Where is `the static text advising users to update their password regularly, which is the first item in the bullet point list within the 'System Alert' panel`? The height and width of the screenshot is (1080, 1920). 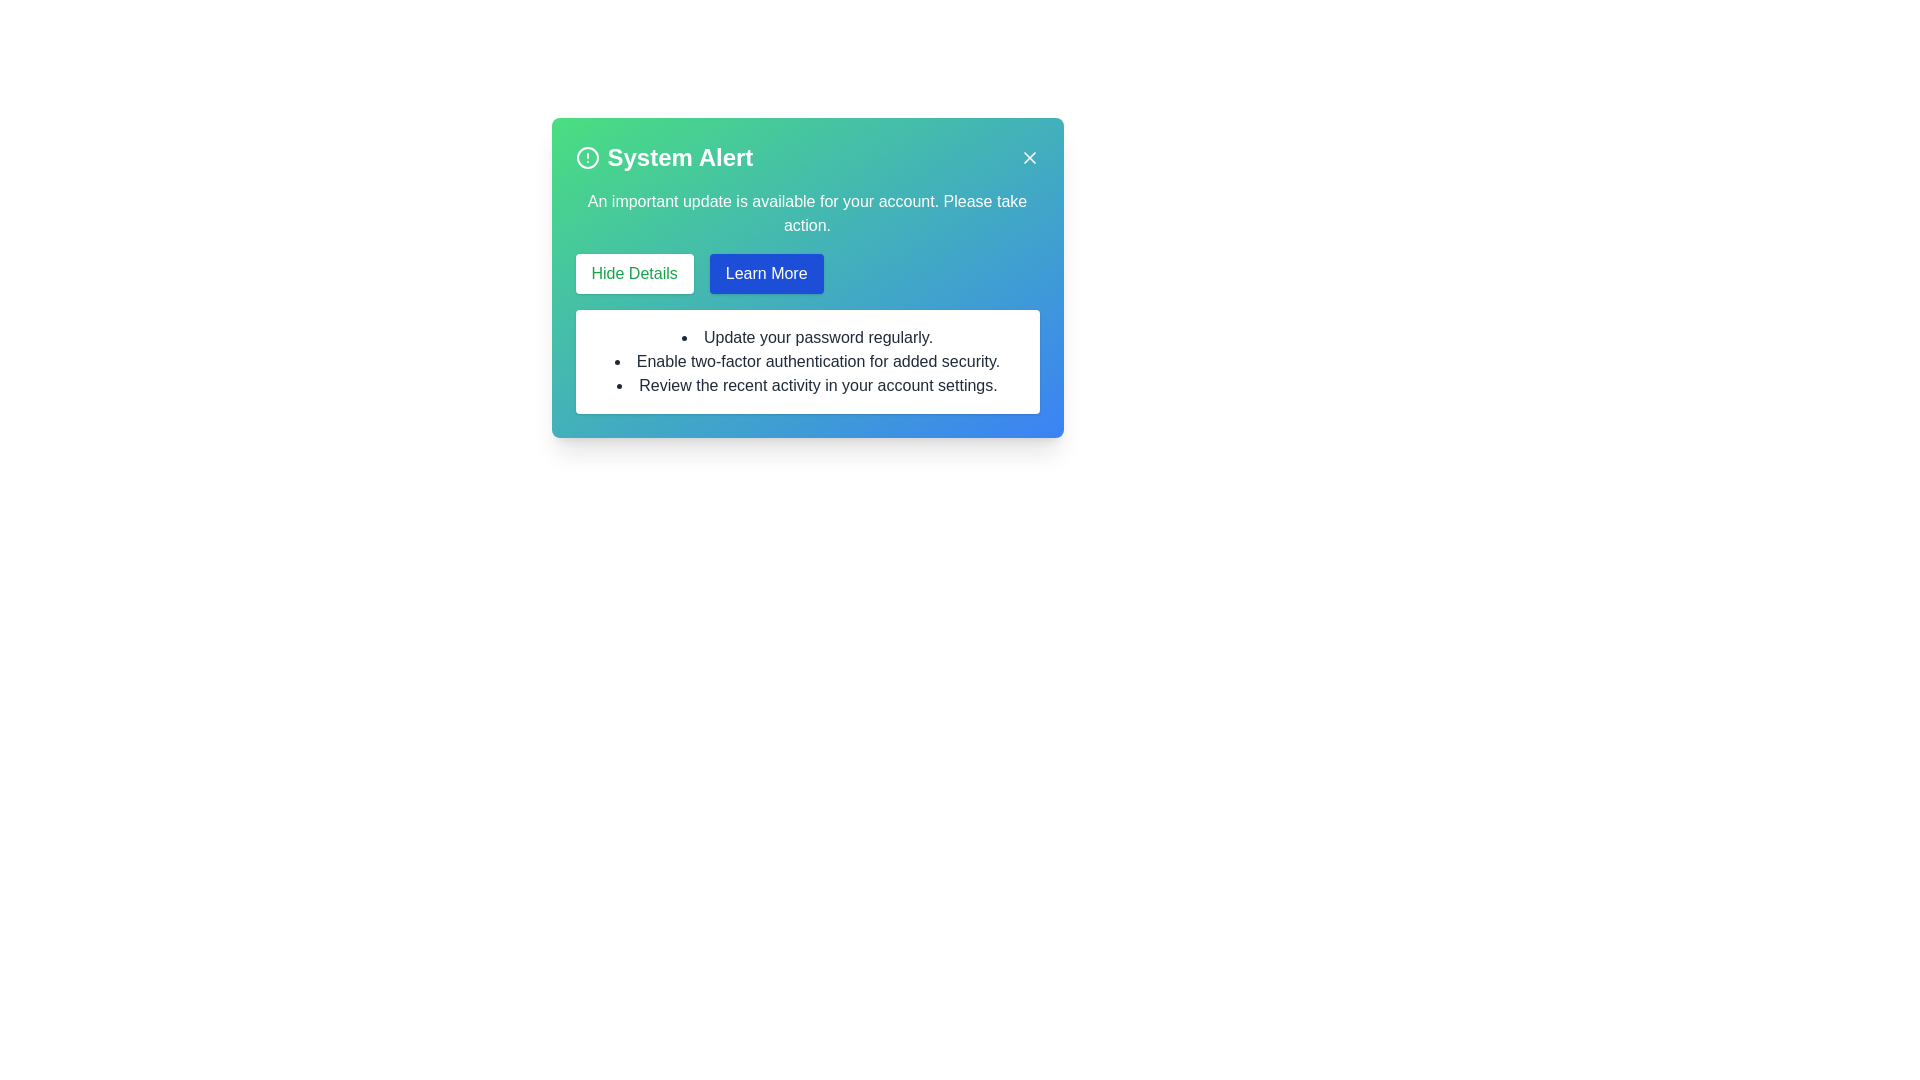
the static text advising users to update their password regularly, which is the first item in the bullet point list within the 'System Alert' panel is located at coordinates (807, 337).